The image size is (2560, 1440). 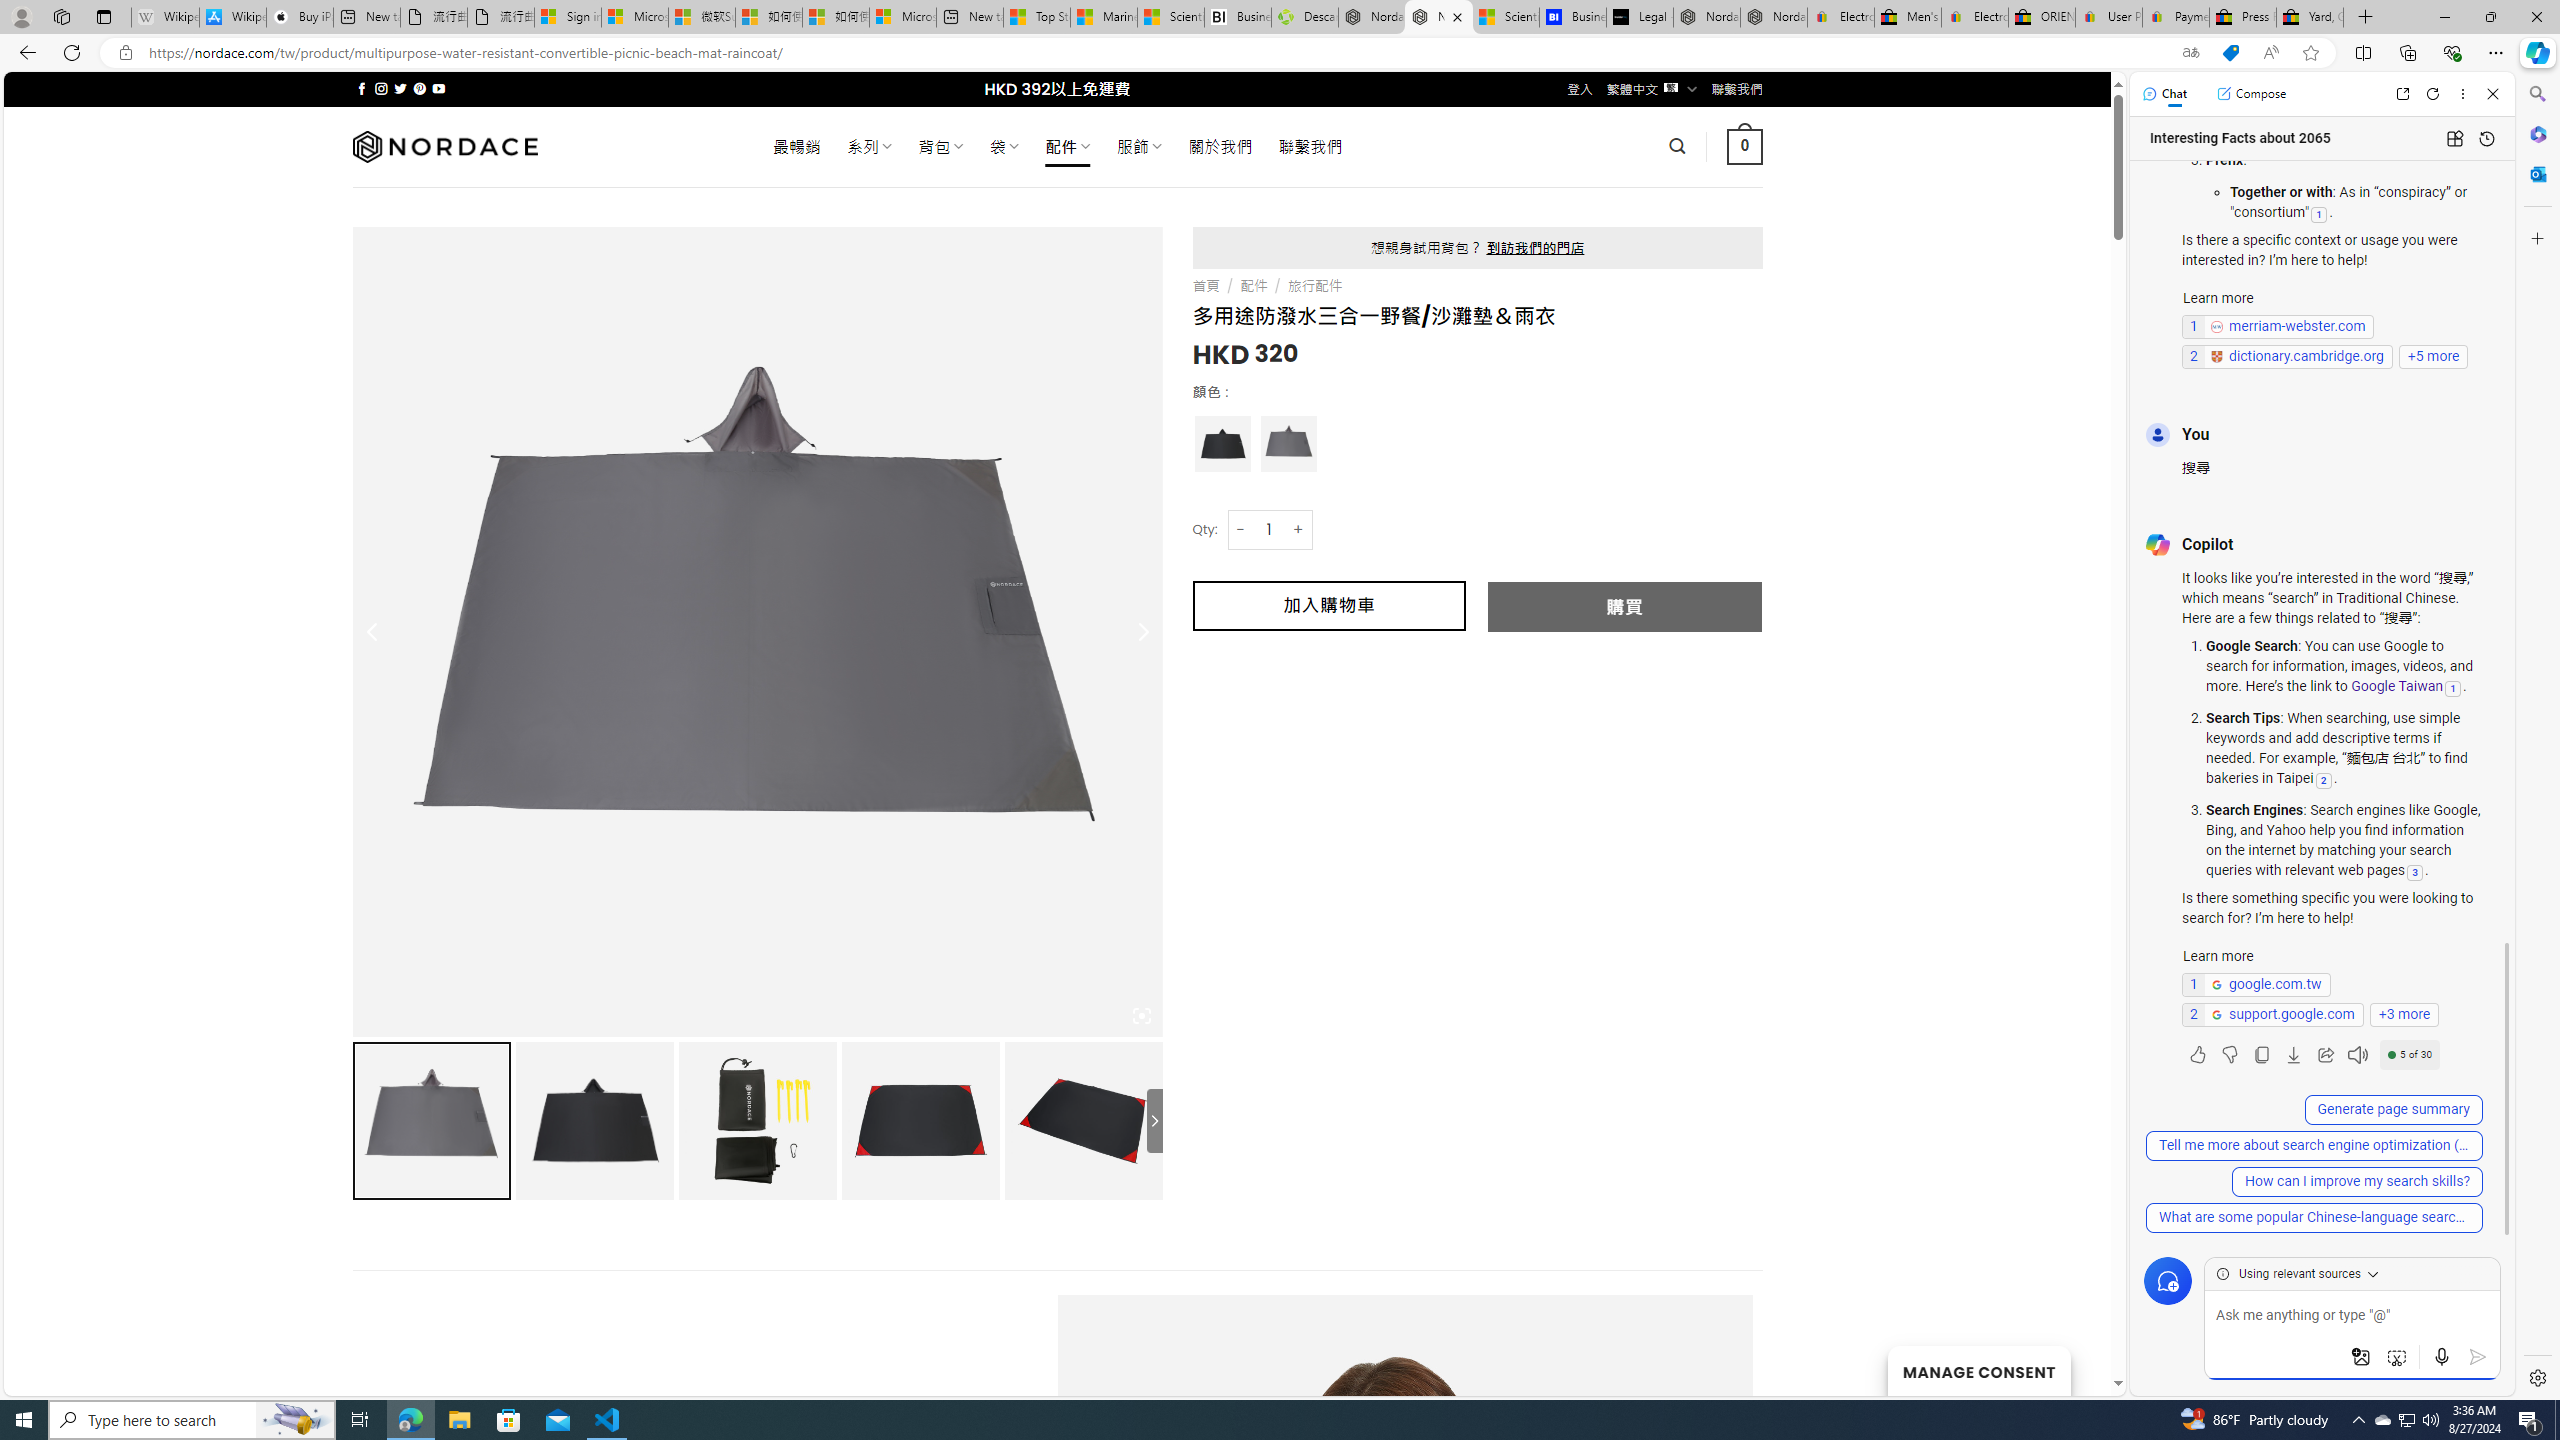 I want to click on 'Follow on Pinterest', so click(x=417, y=88).